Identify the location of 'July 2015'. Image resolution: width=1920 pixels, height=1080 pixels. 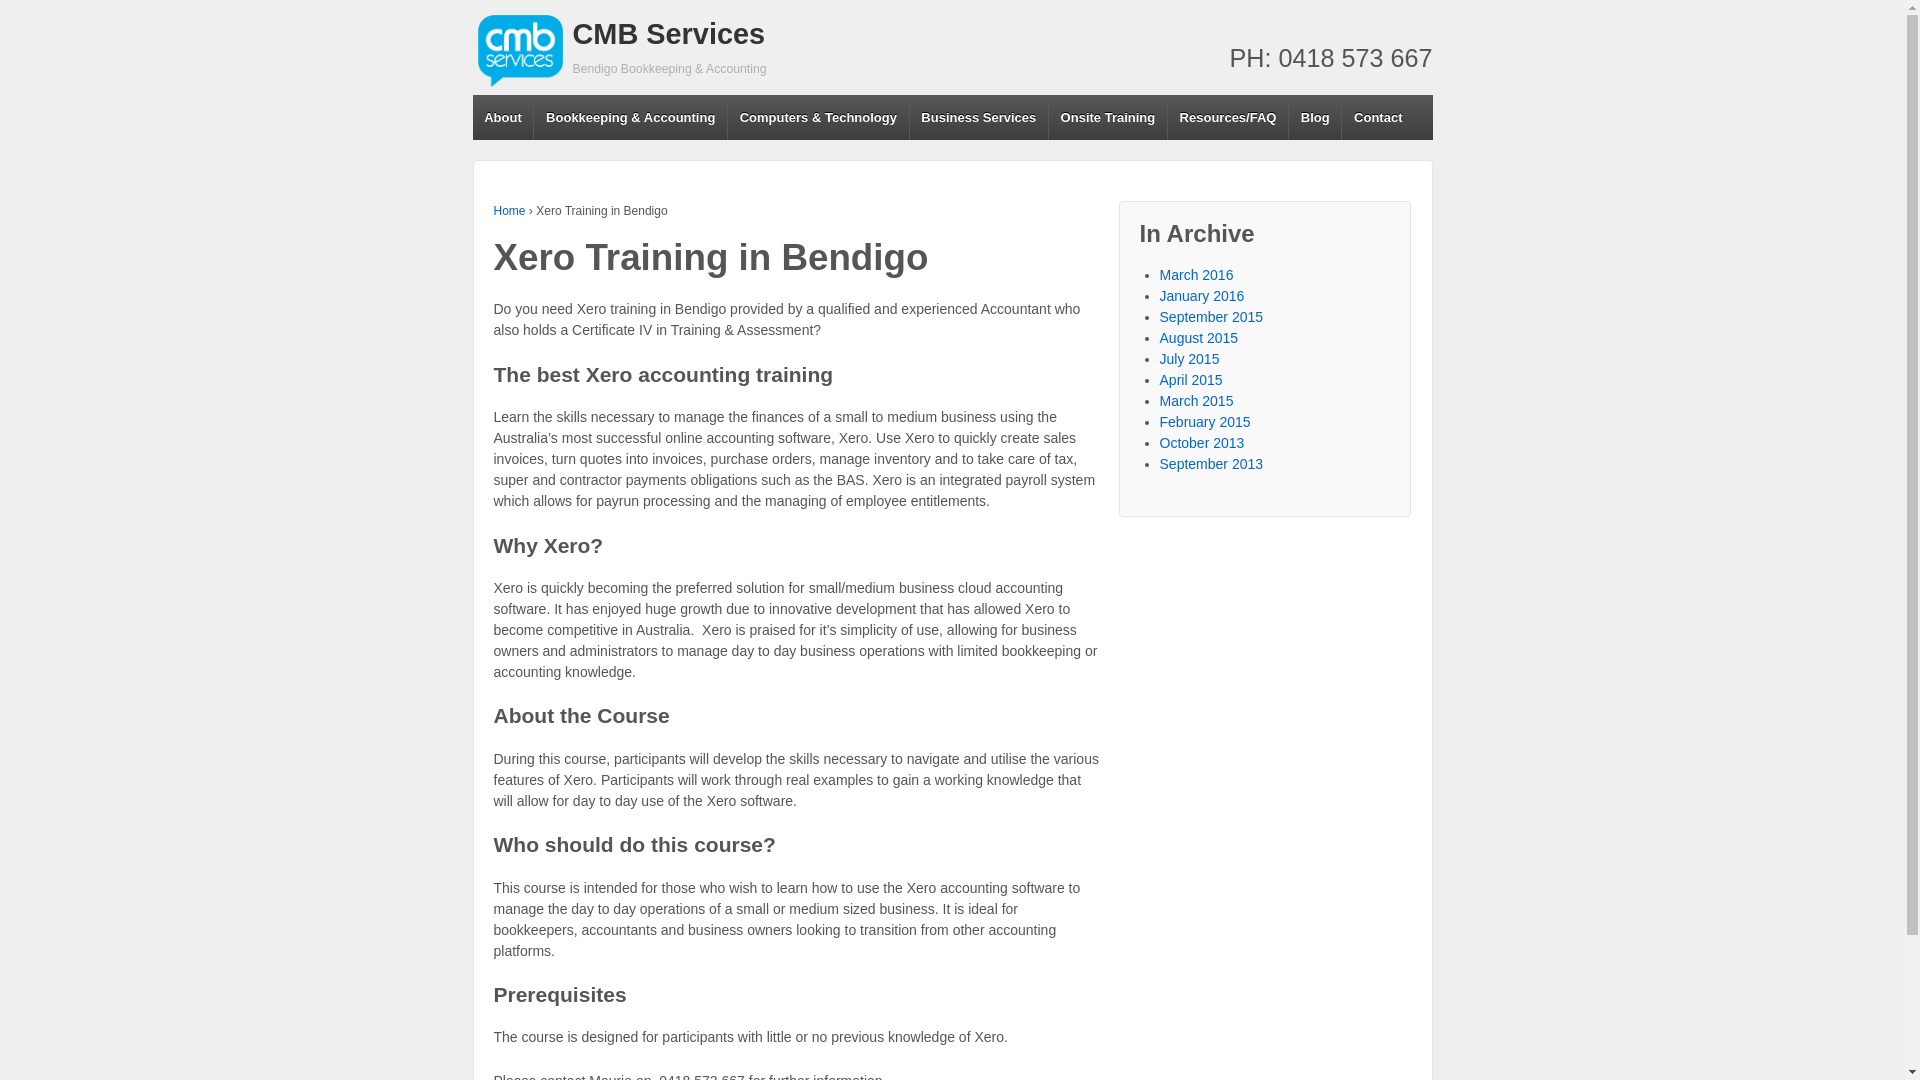
(1190, 357).